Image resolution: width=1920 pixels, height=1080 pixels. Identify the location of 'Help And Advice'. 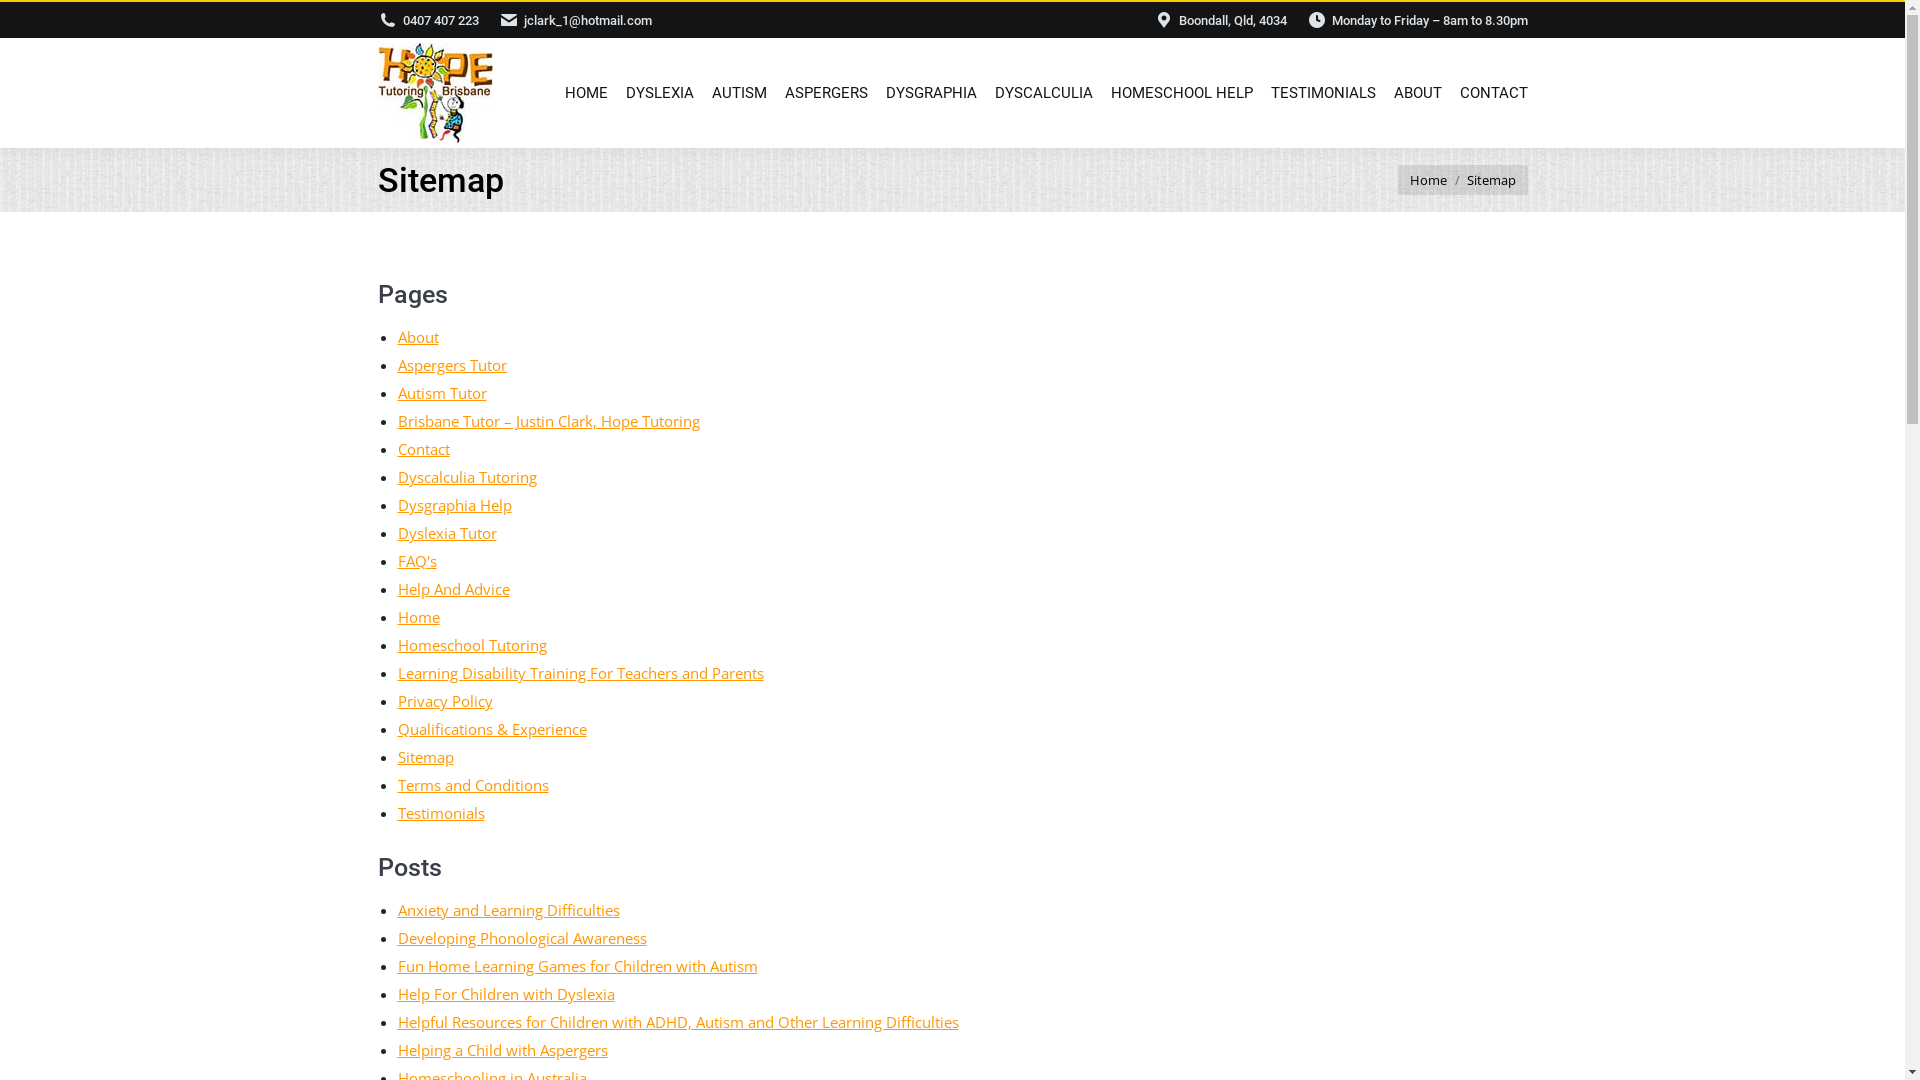
(398, 588).